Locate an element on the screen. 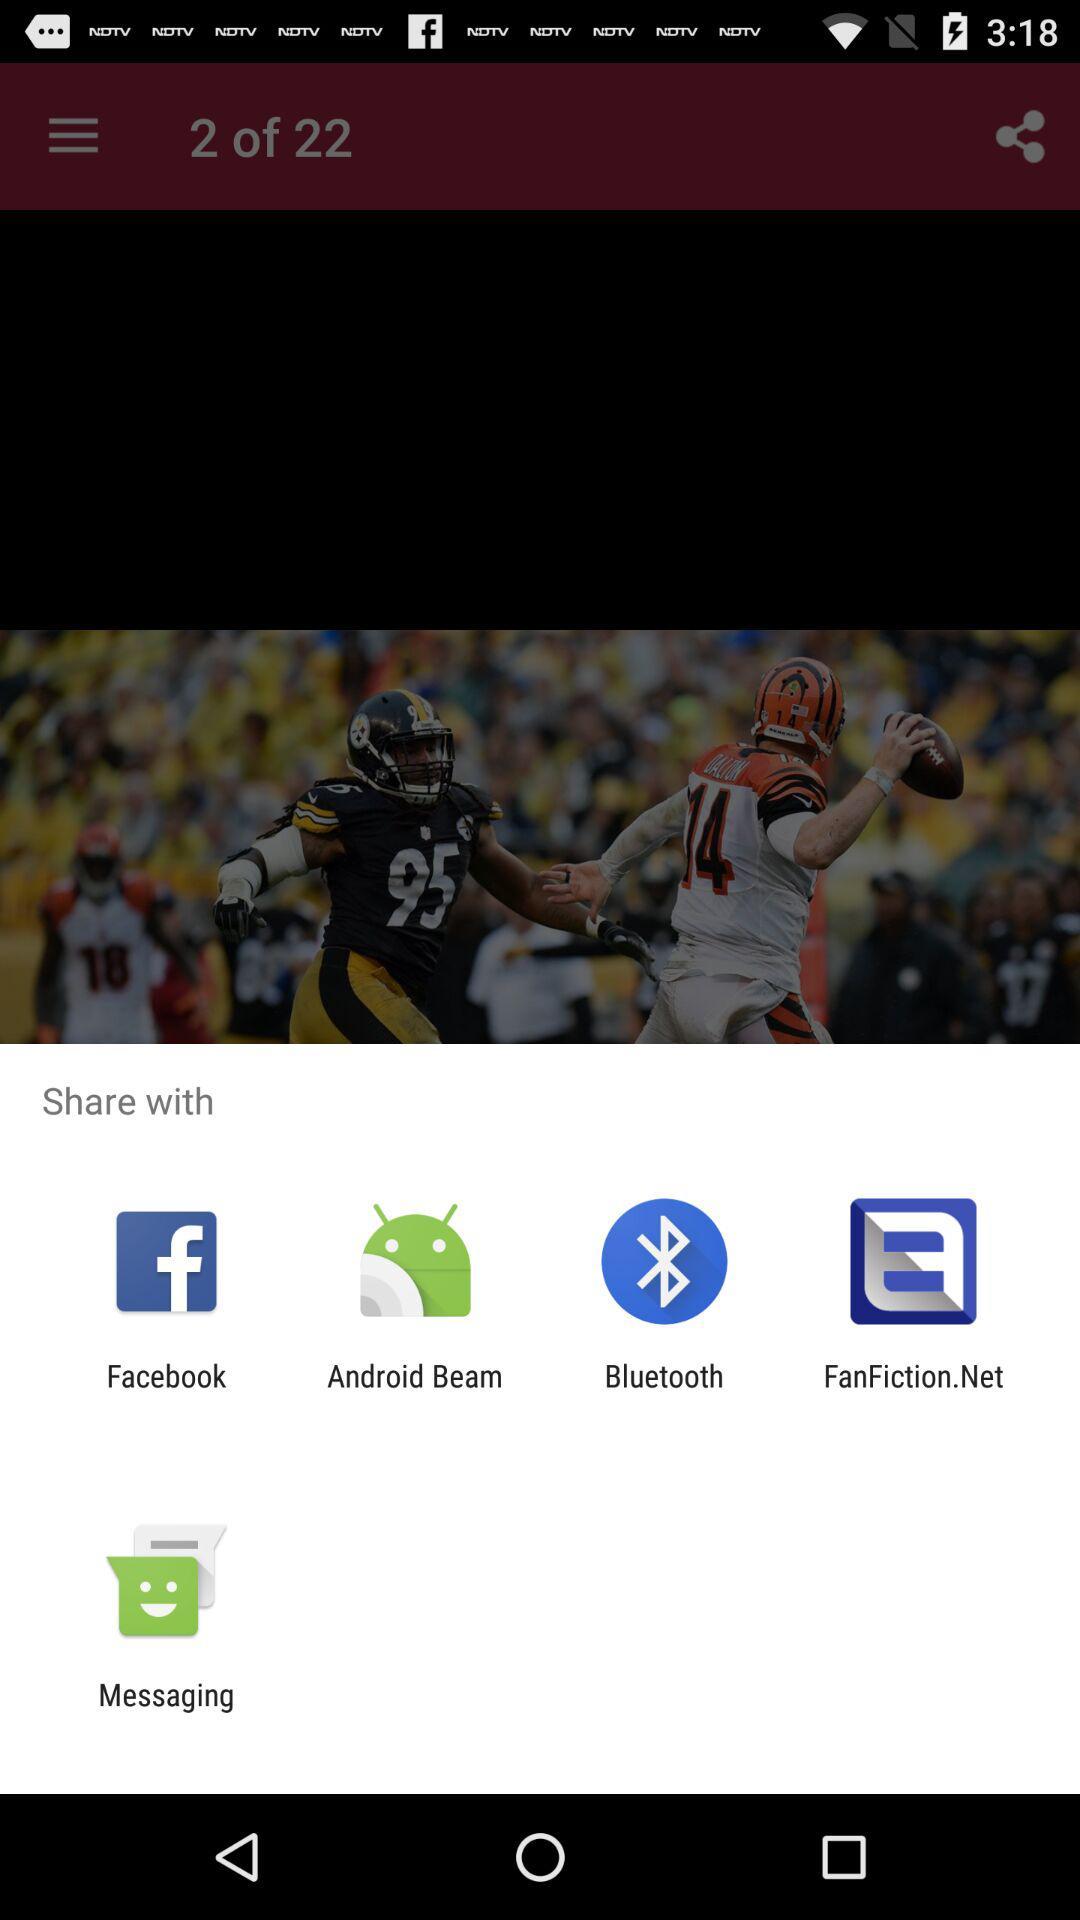 This screenshot has height=1920, width=1080. the item next to fanfiction.net is located at coordinates (664, 1392).